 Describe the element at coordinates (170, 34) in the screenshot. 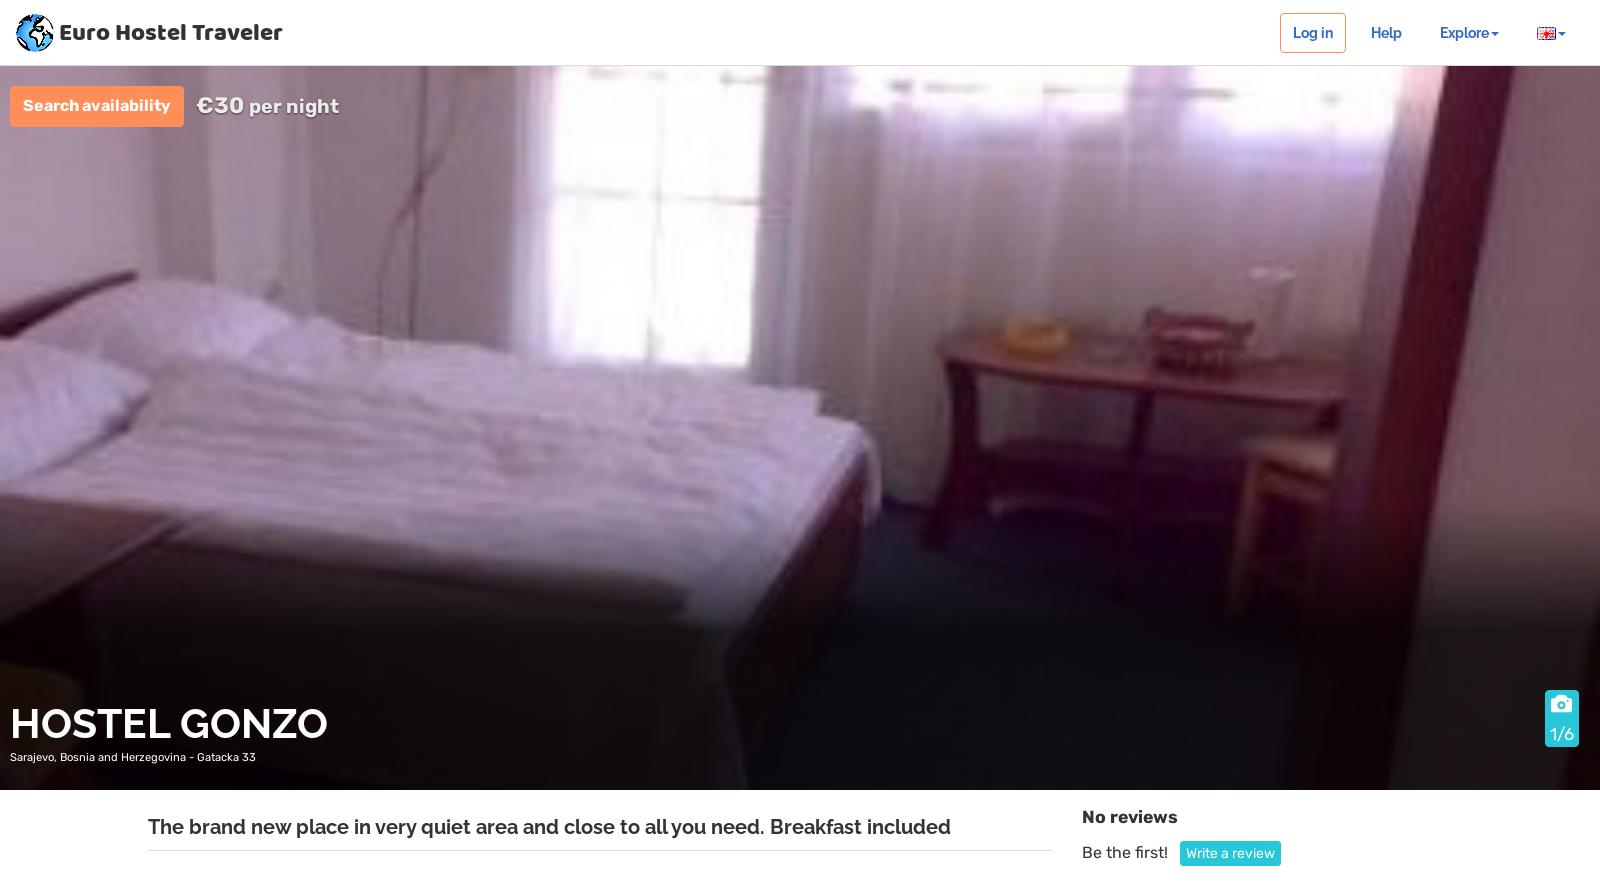

I see `'Euro Hostel Traveler'` at that location.